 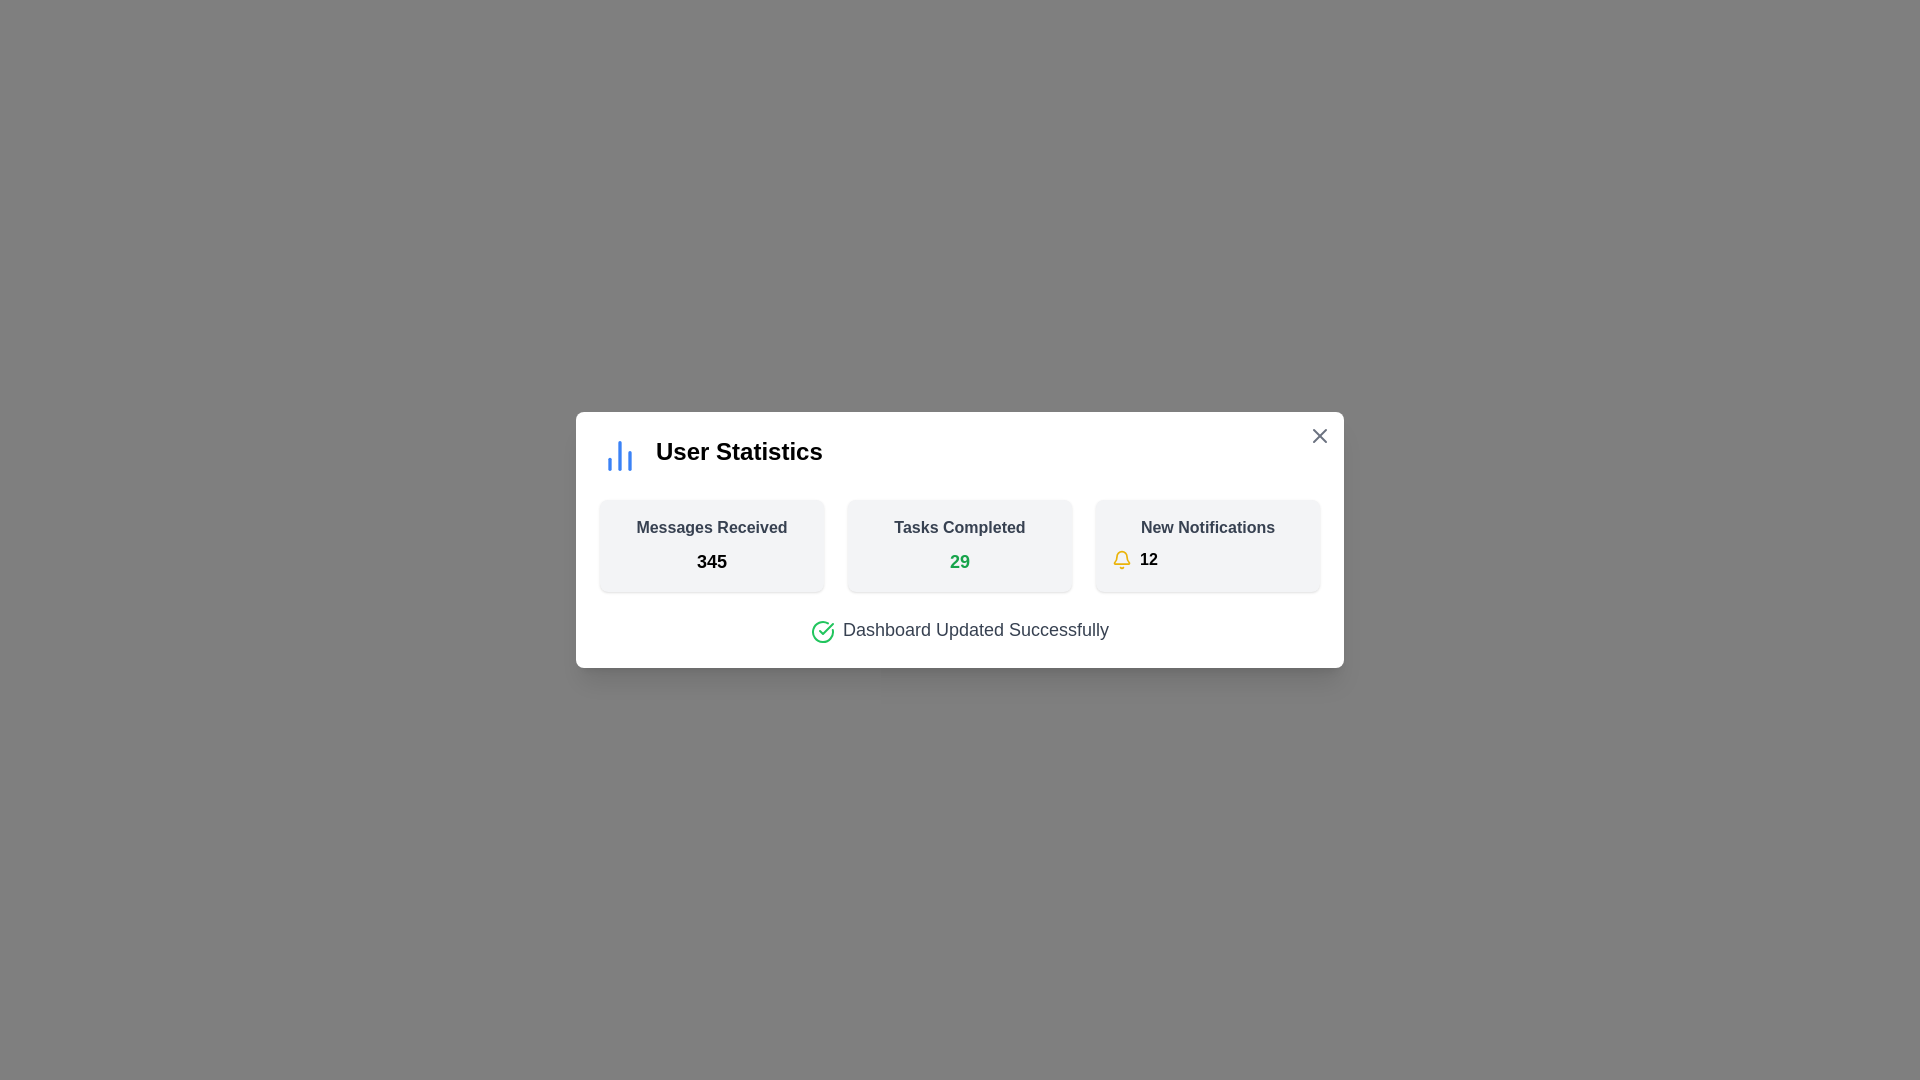 I want to click on the Text label (numeric display) that shows the count of messages received, which is positioned below the 'Messages Received' label, so click(x=711, y=562).